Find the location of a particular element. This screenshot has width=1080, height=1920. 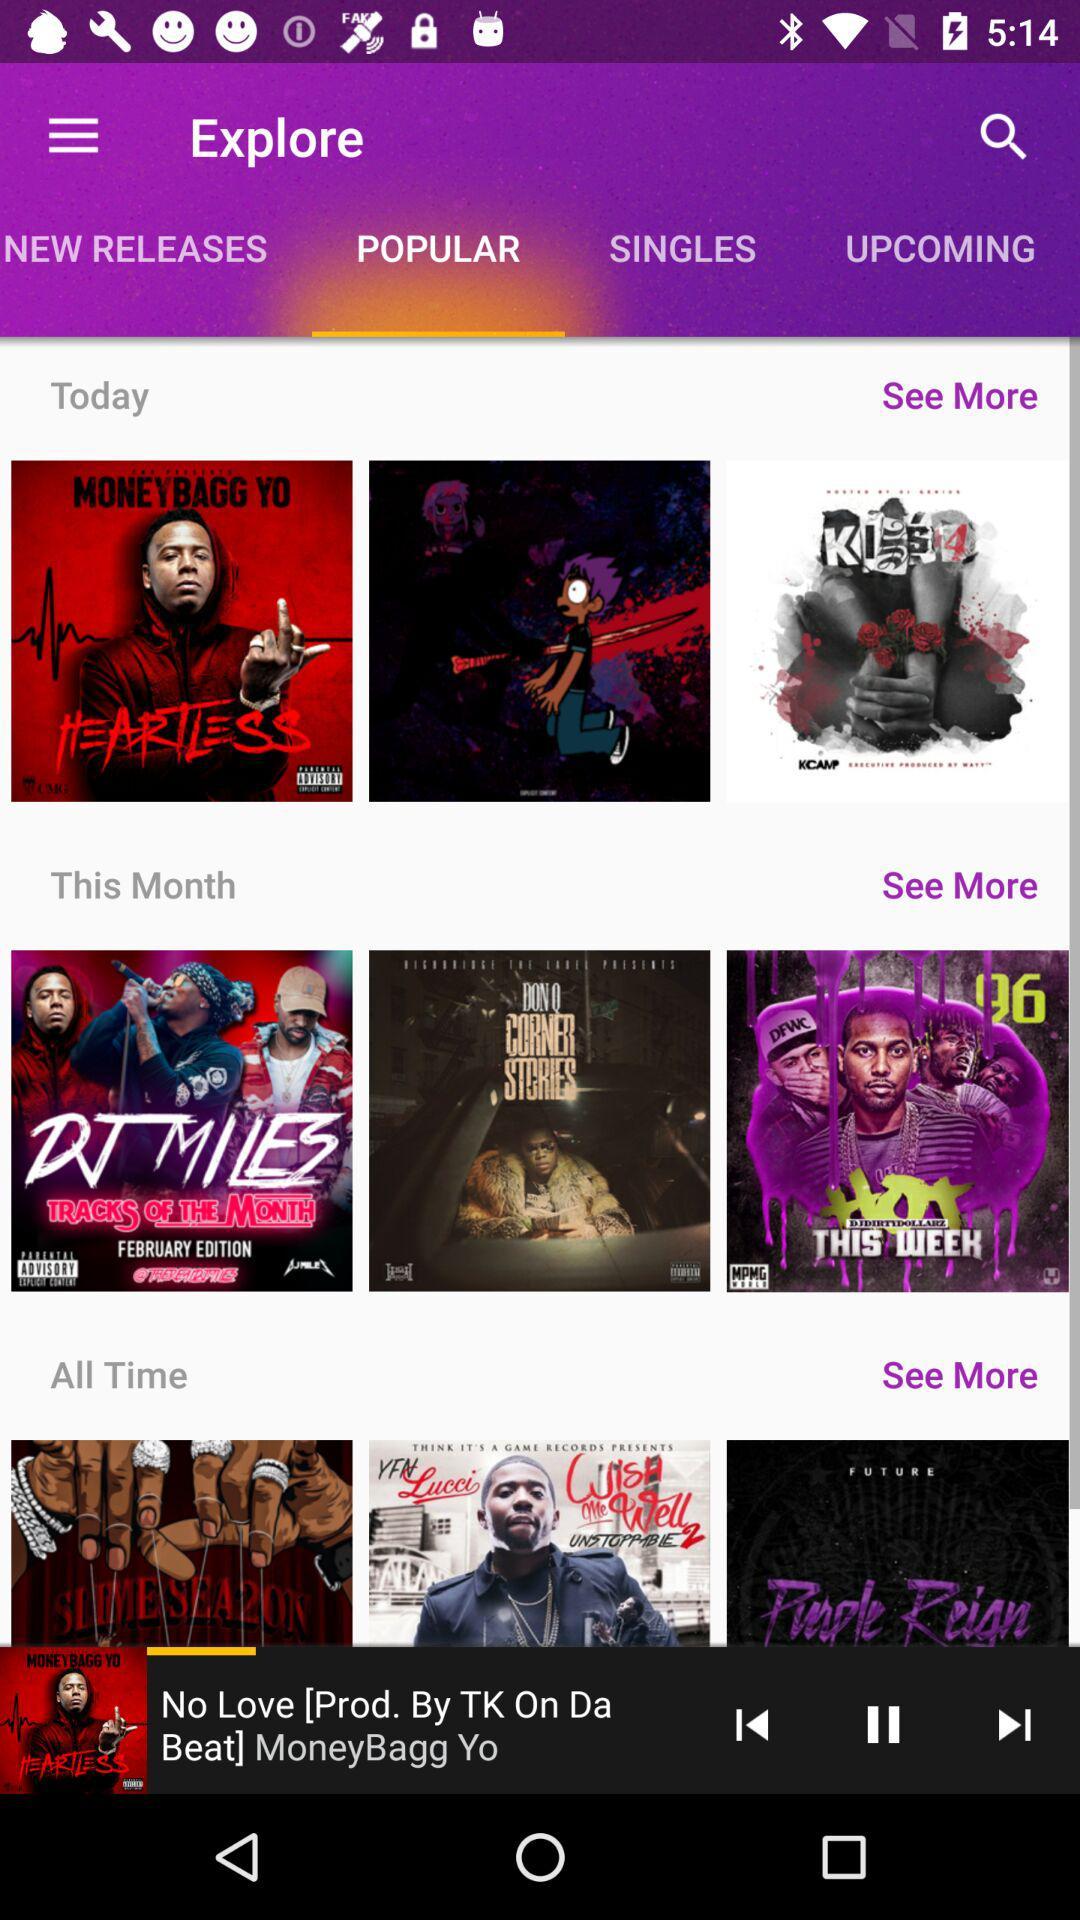

the app to the left of popular is located at coordinates (154, 246).